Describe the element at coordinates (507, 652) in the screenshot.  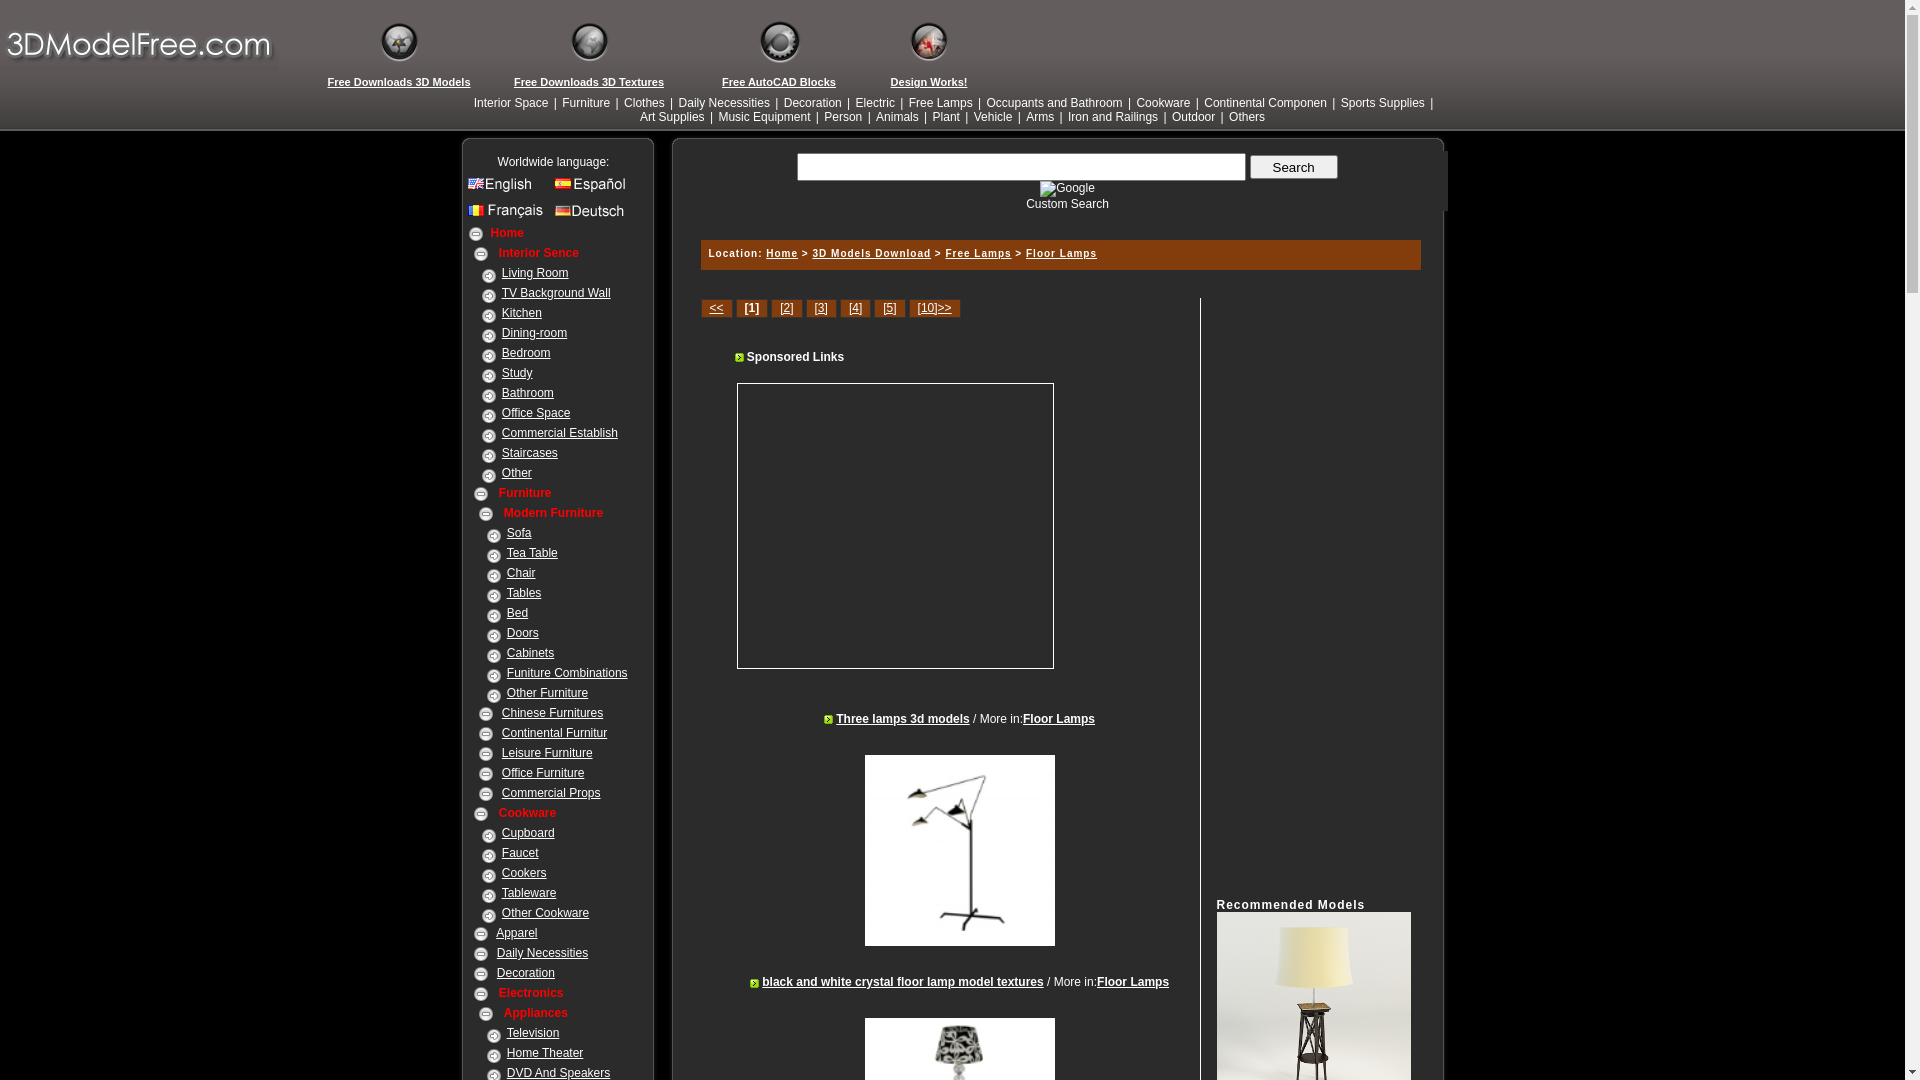
I see `'Cabinets'` at that location.